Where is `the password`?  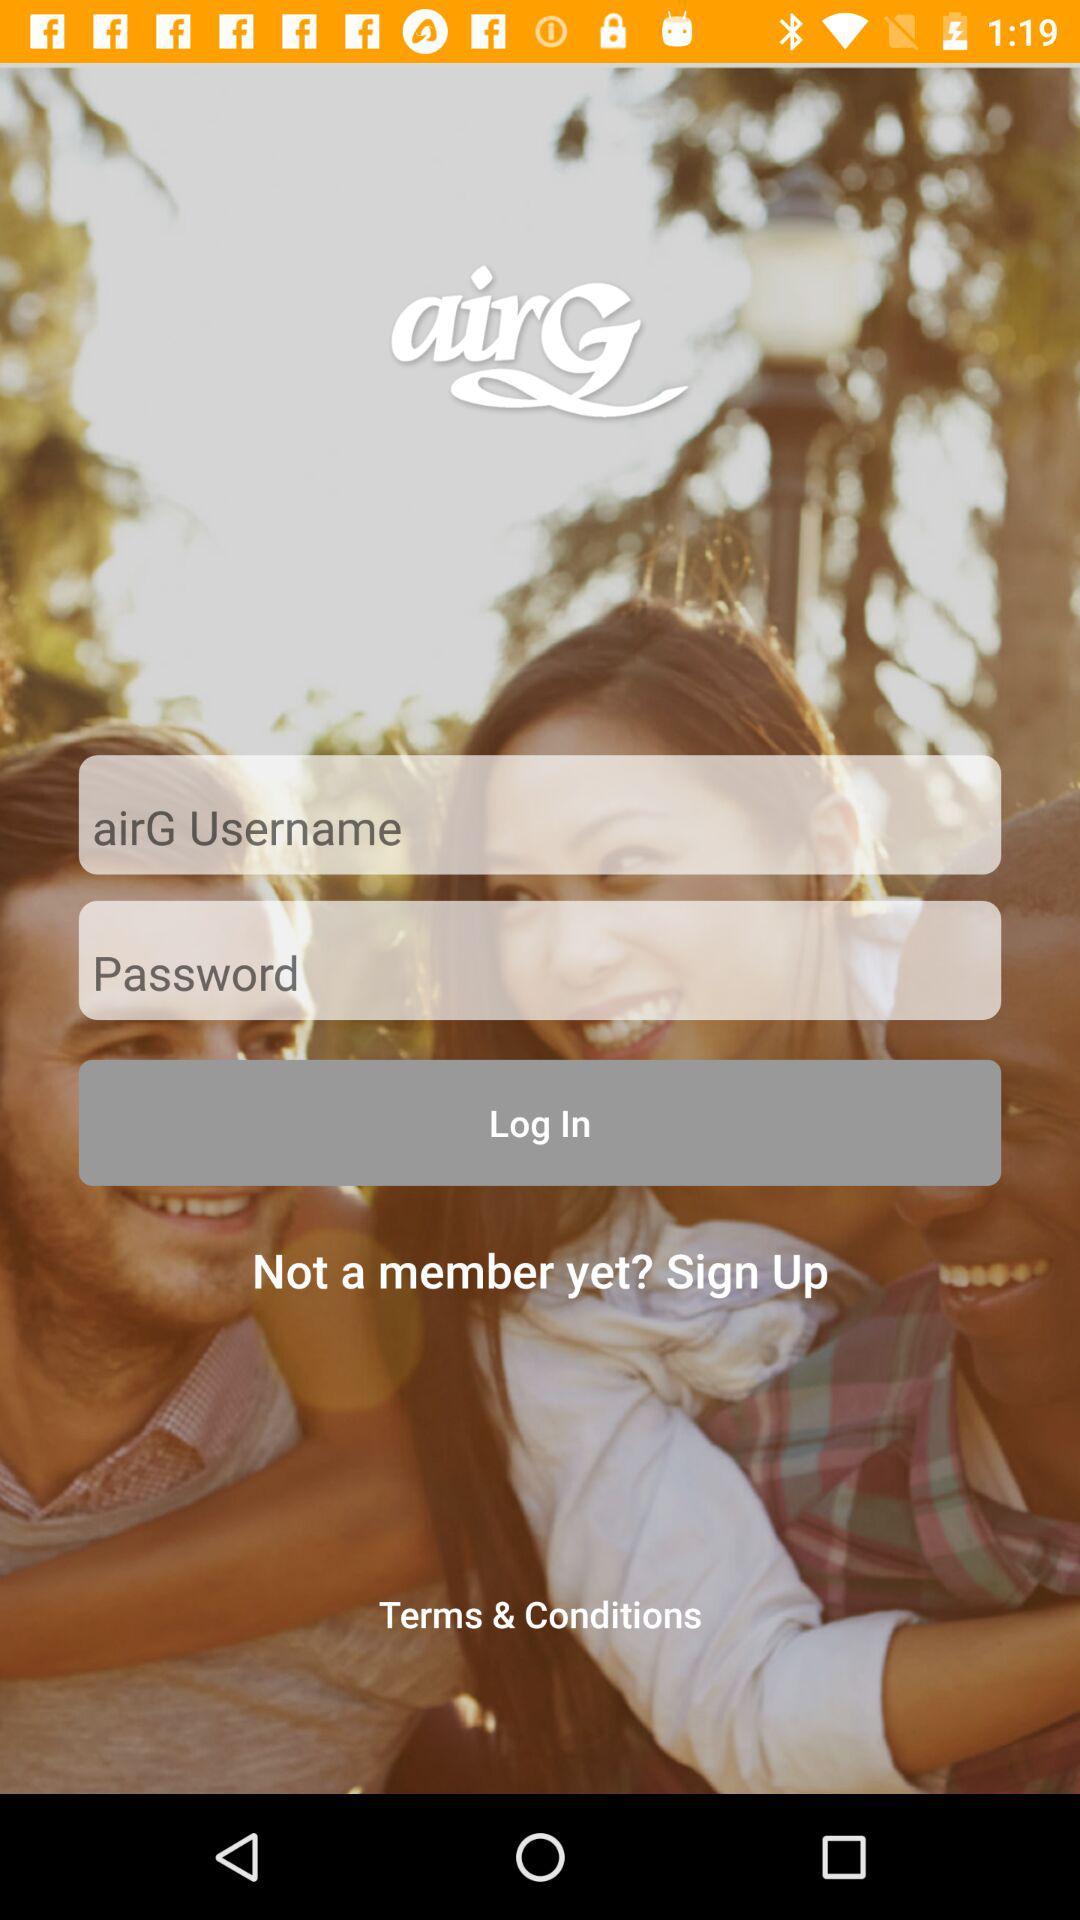 the password is located at coordinates (540, 974).